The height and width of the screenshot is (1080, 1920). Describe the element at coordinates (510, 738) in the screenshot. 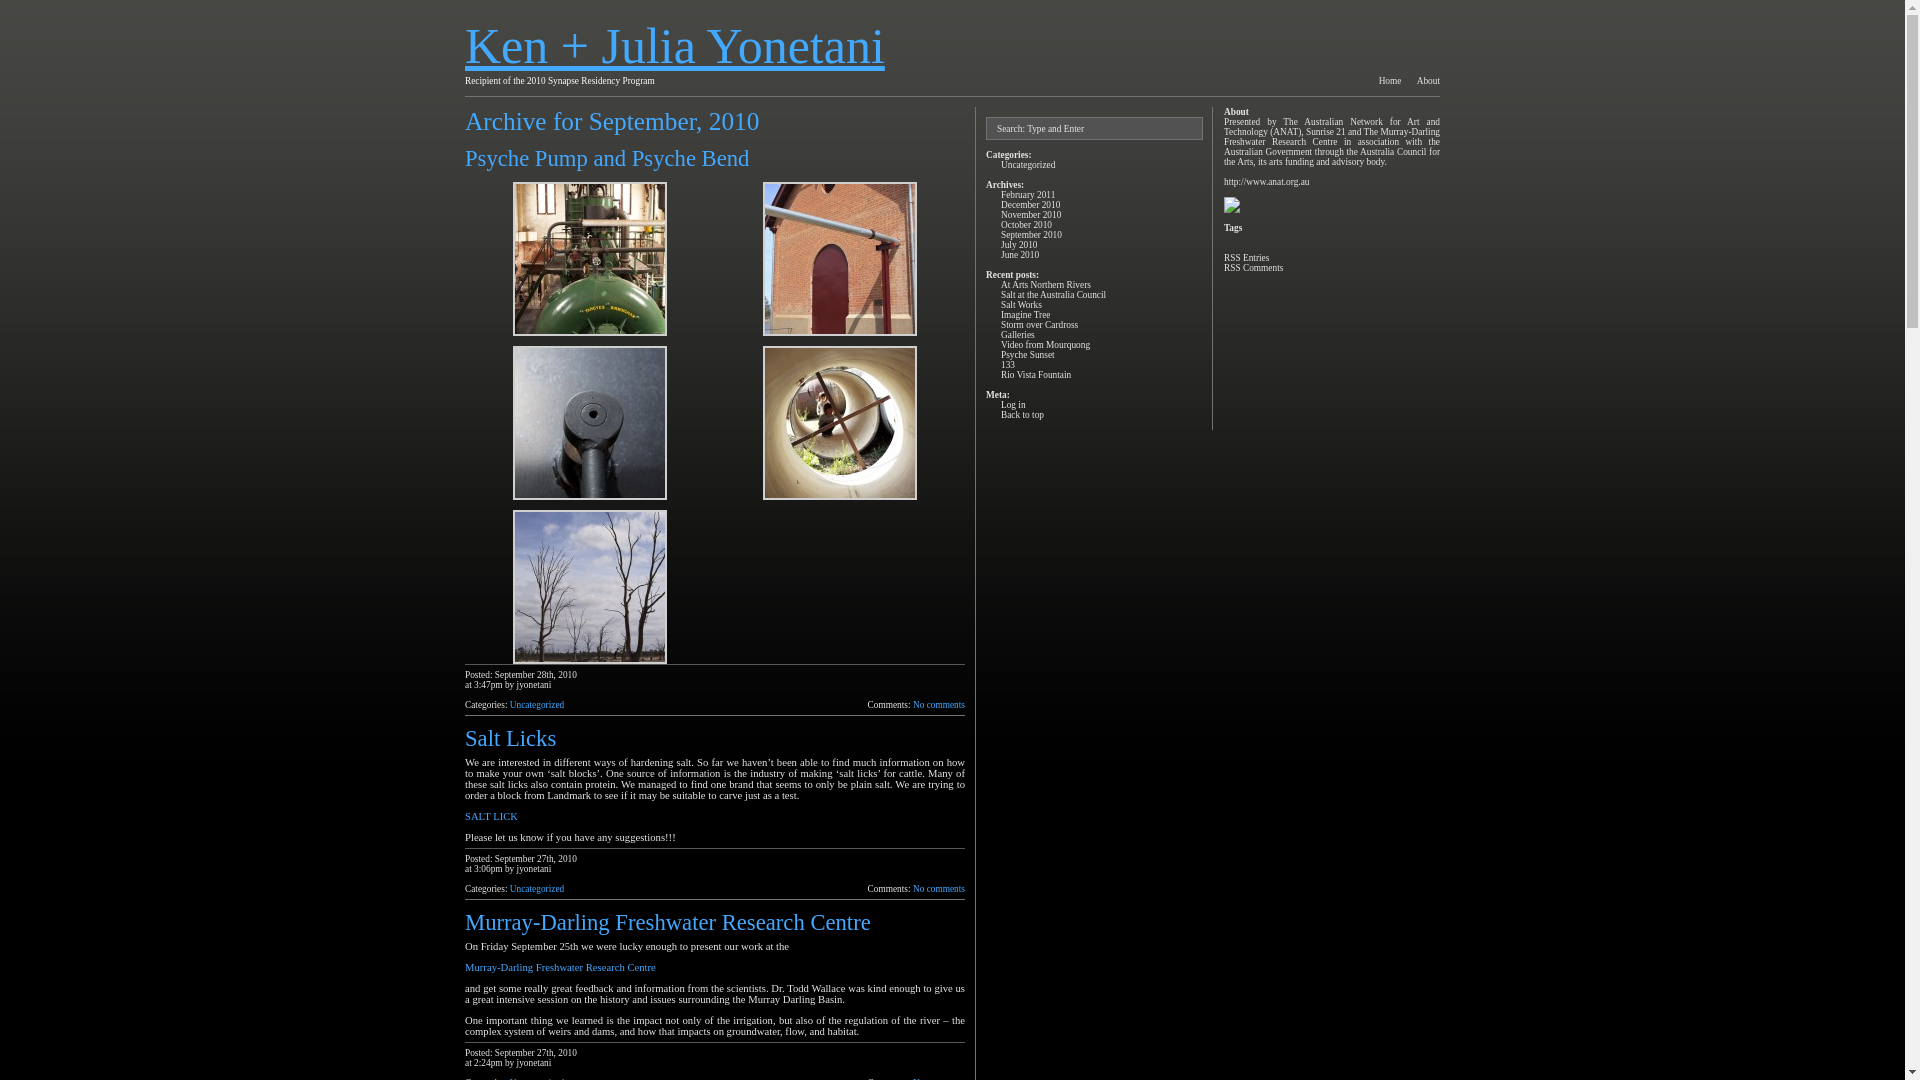

I see `'Salt Licks'` at that location.